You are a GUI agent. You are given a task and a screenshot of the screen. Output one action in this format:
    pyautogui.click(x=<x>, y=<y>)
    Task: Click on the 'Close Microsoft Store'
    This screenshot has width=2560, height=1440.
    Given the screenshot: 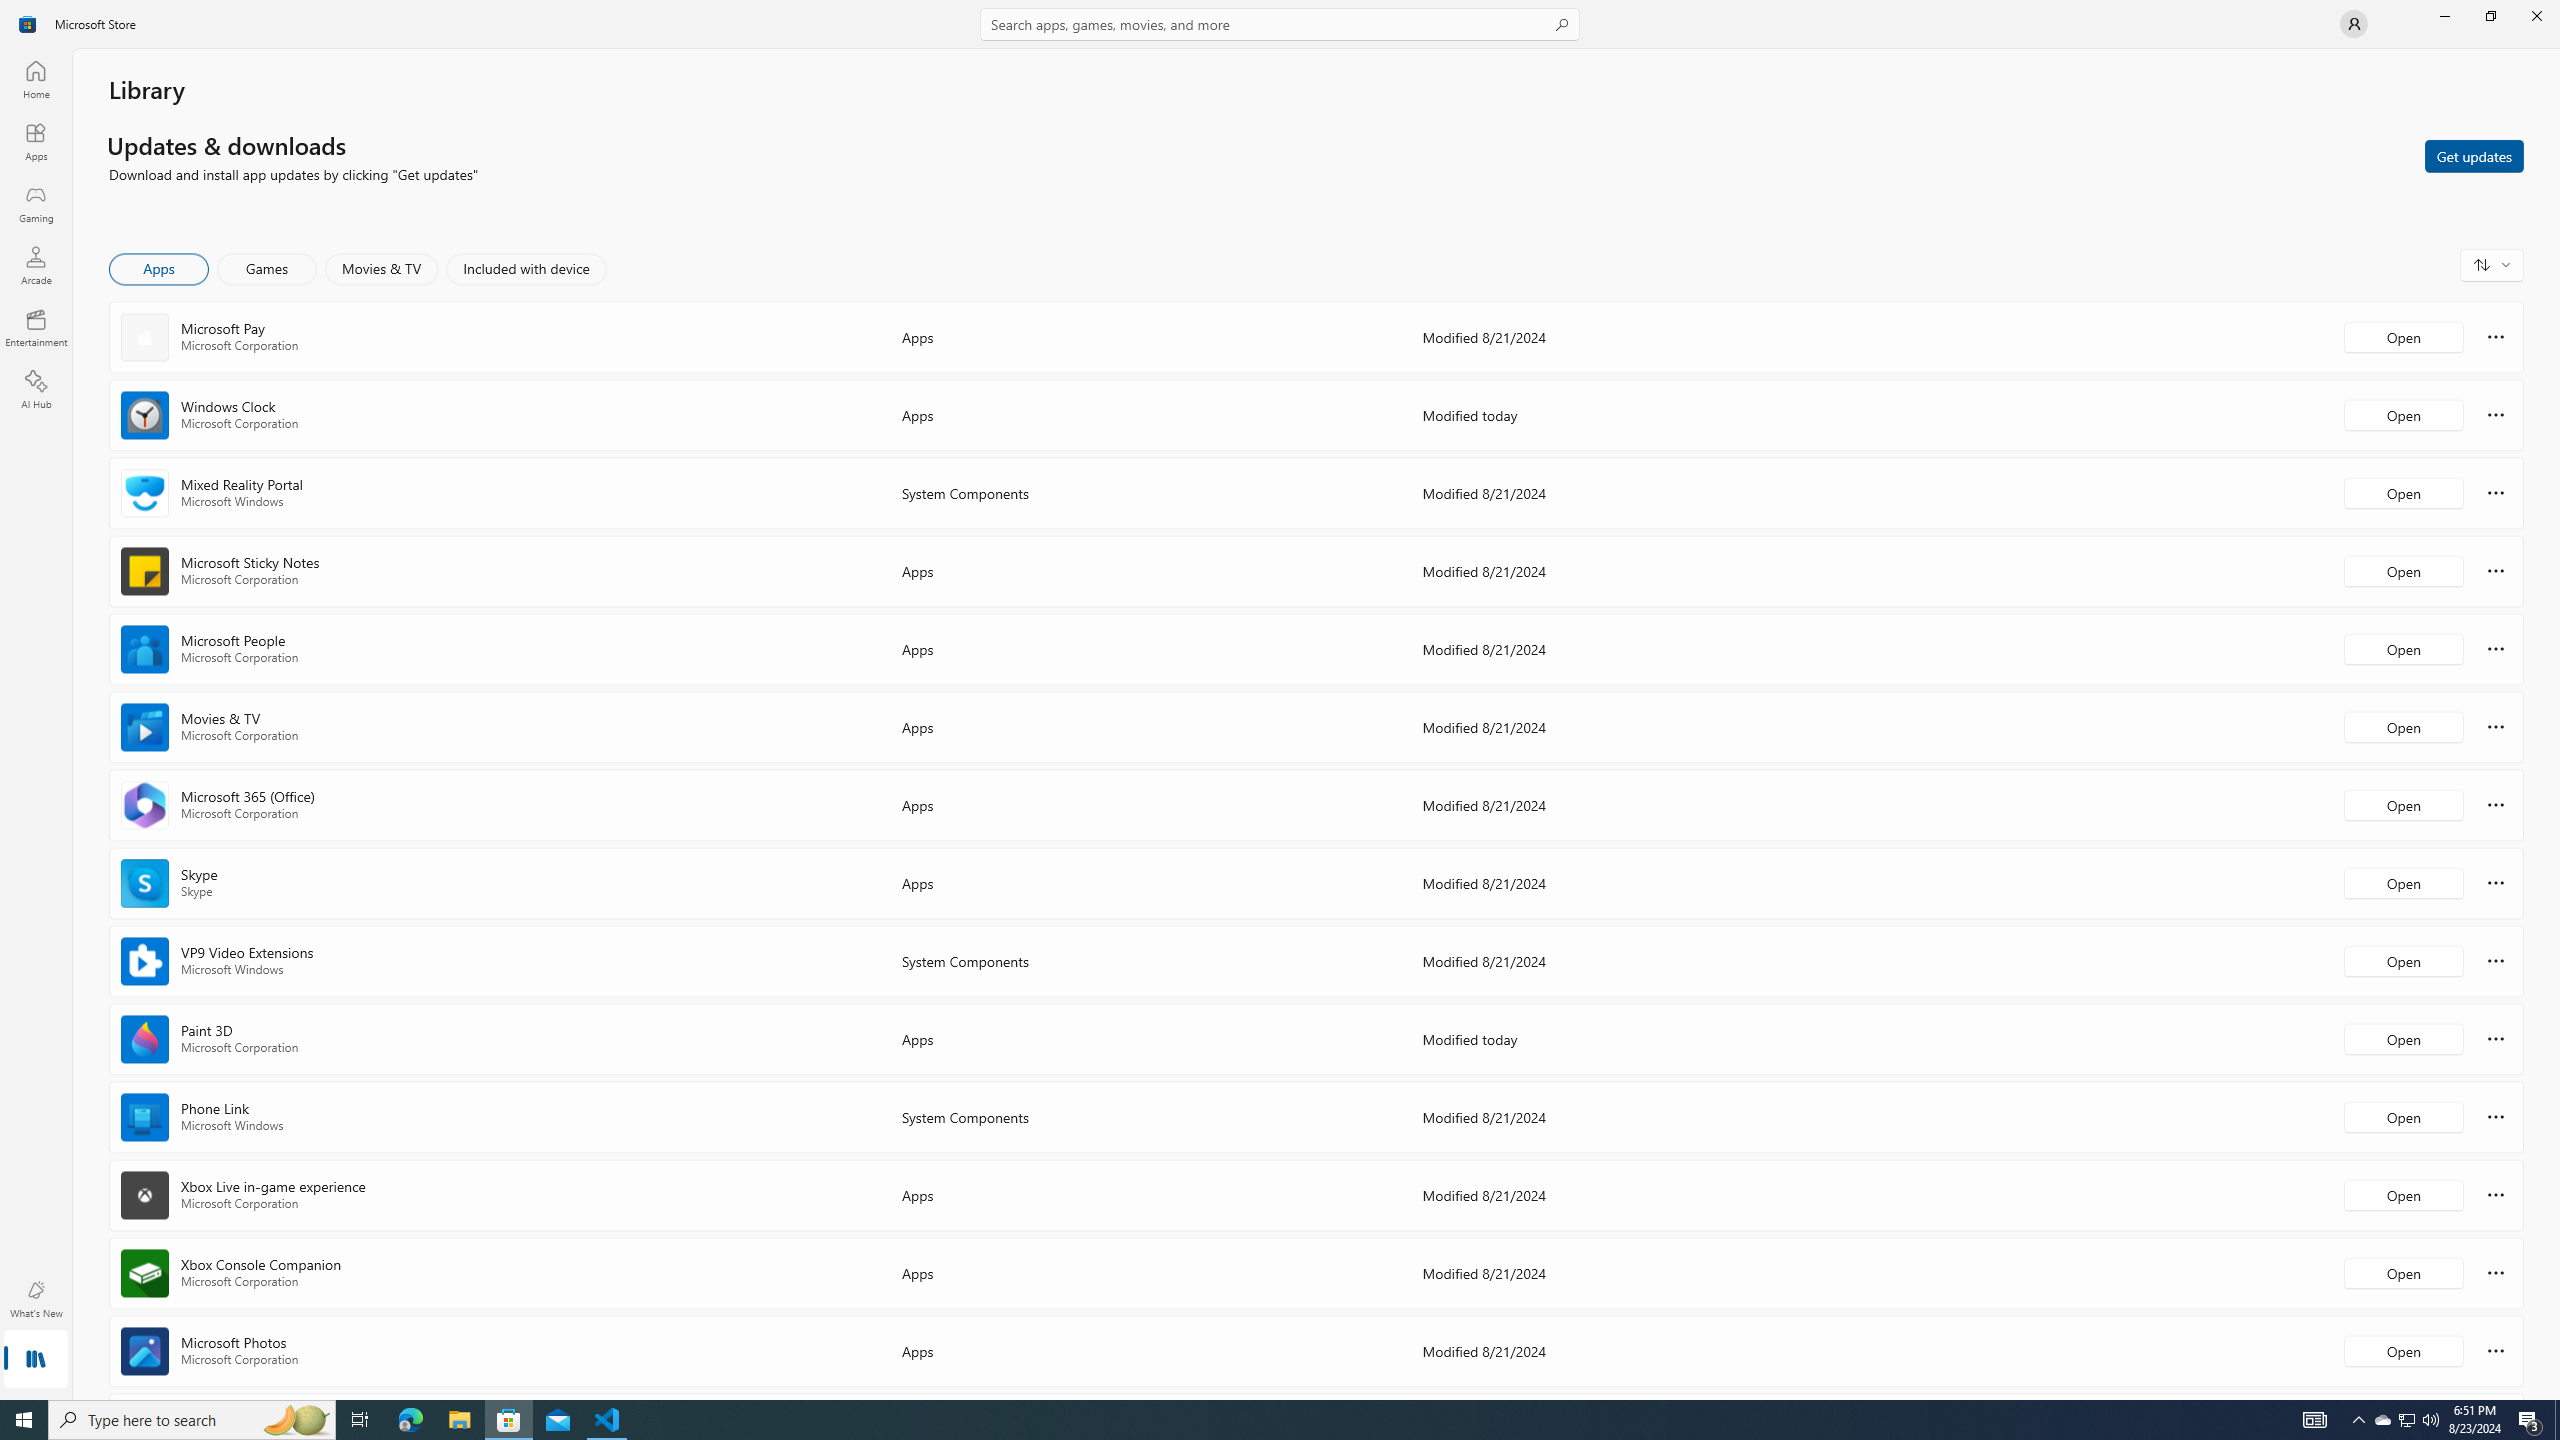 What is the action you would take?
    pyautogui.click(x=2535, y=15)
    